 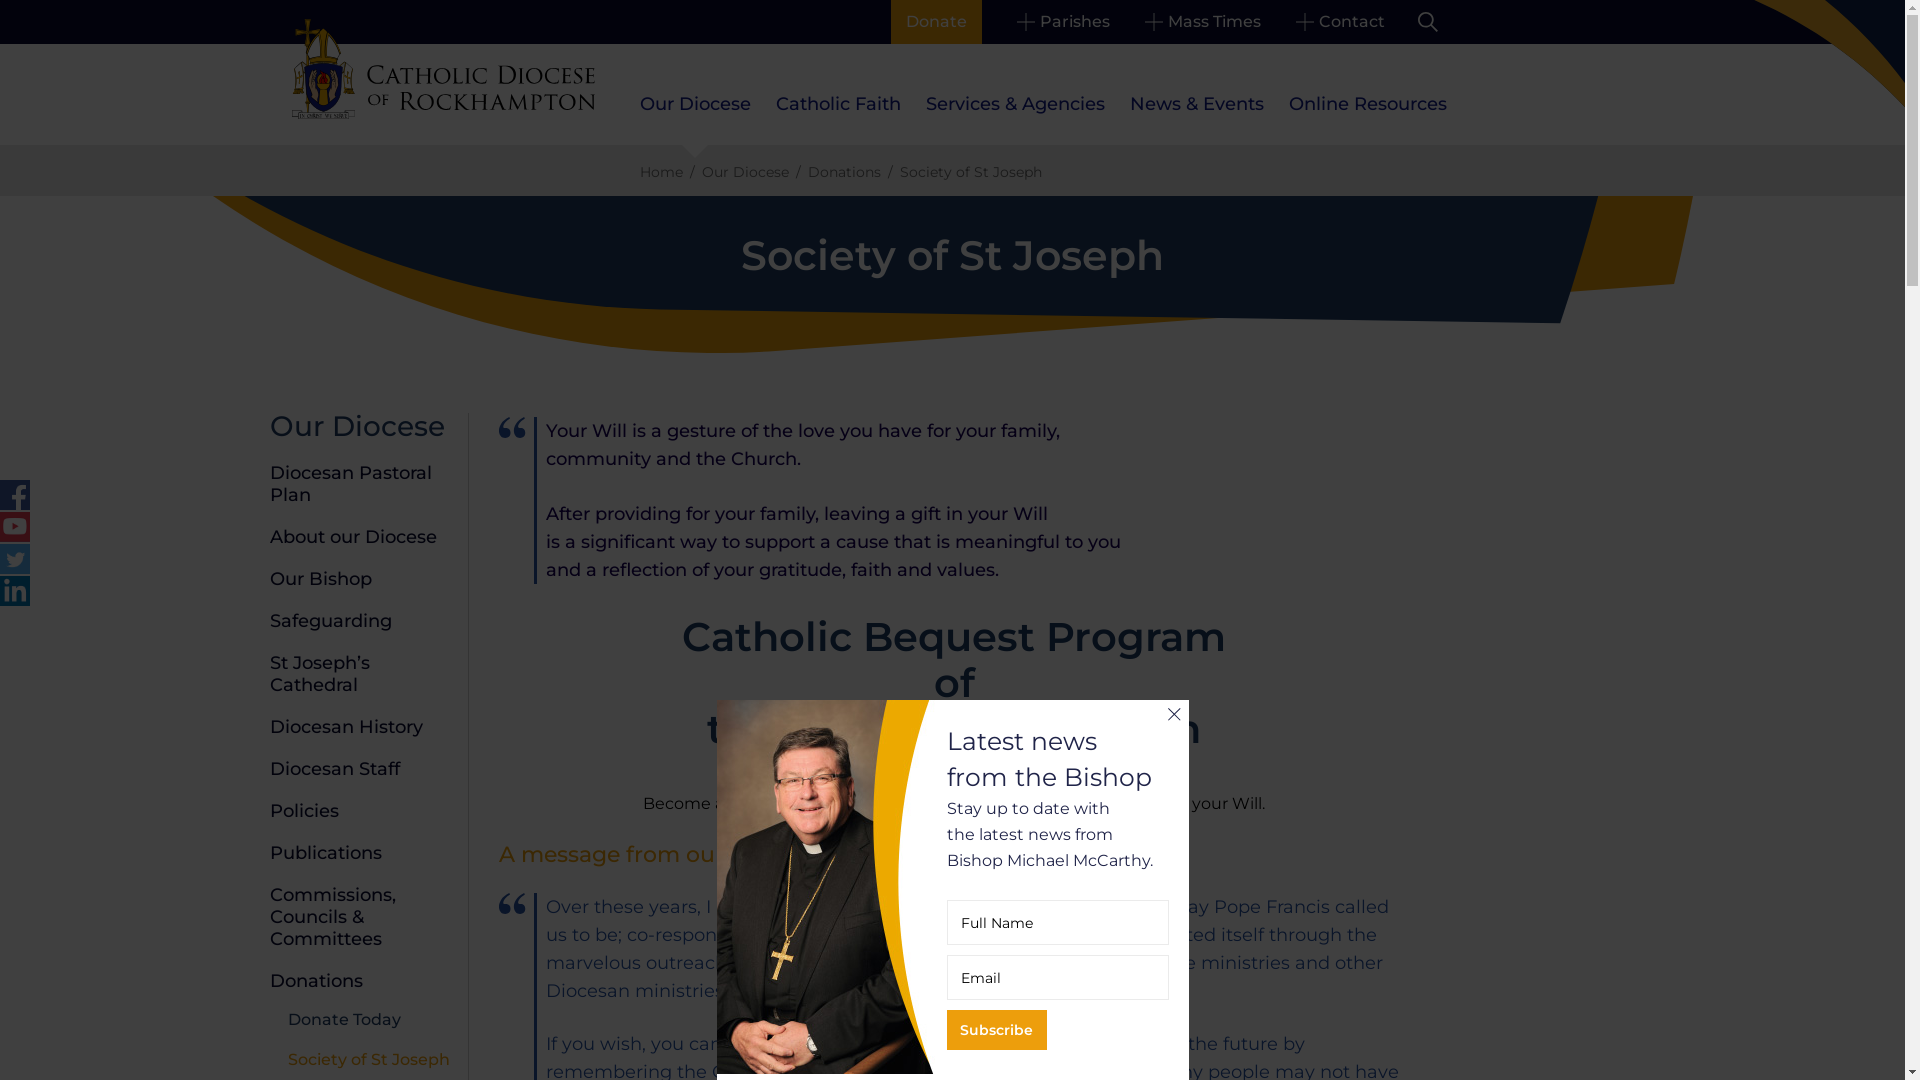 I want to click on 'Commissions, Councils & Committees', so click(x=332, y=917).